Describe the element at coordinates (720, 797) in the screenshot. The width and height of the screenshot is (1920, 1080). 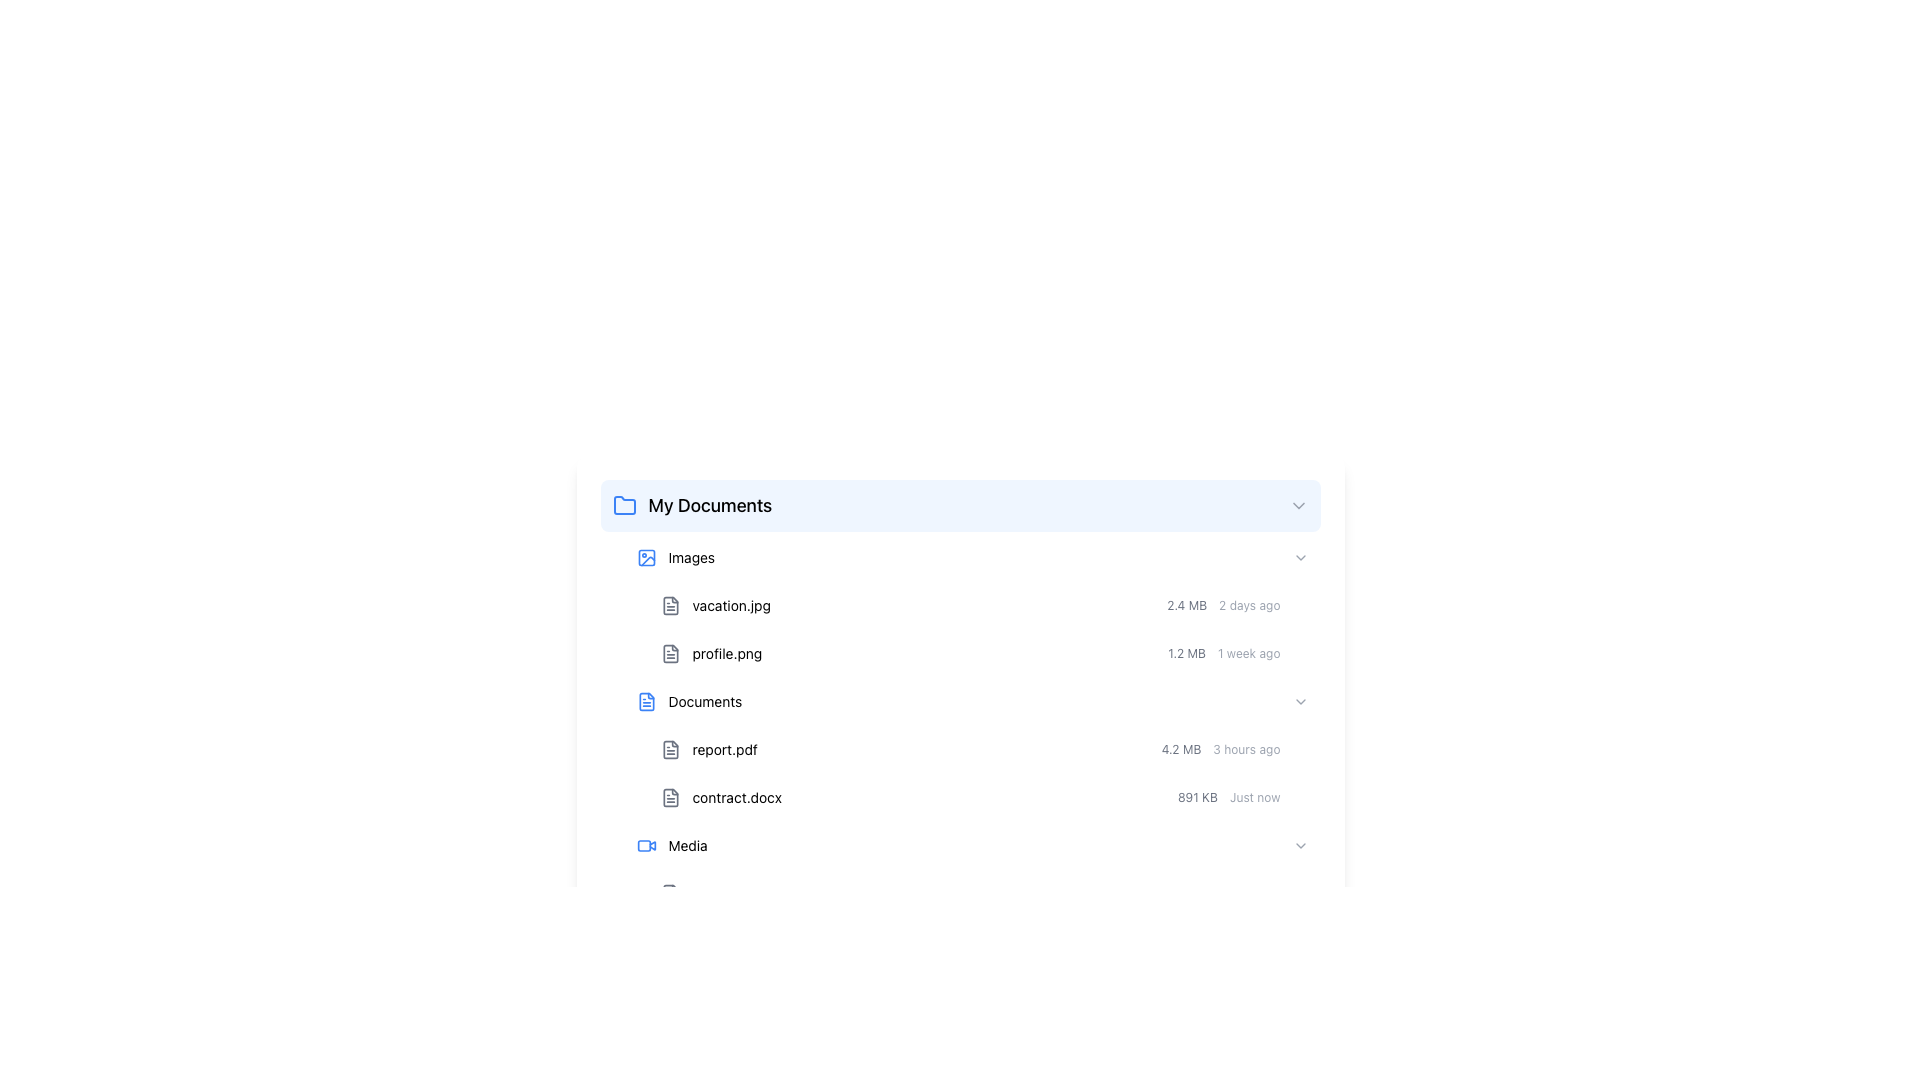
I see `the text label 'contract.docx' which is located in the 'Documents' section` at that location.